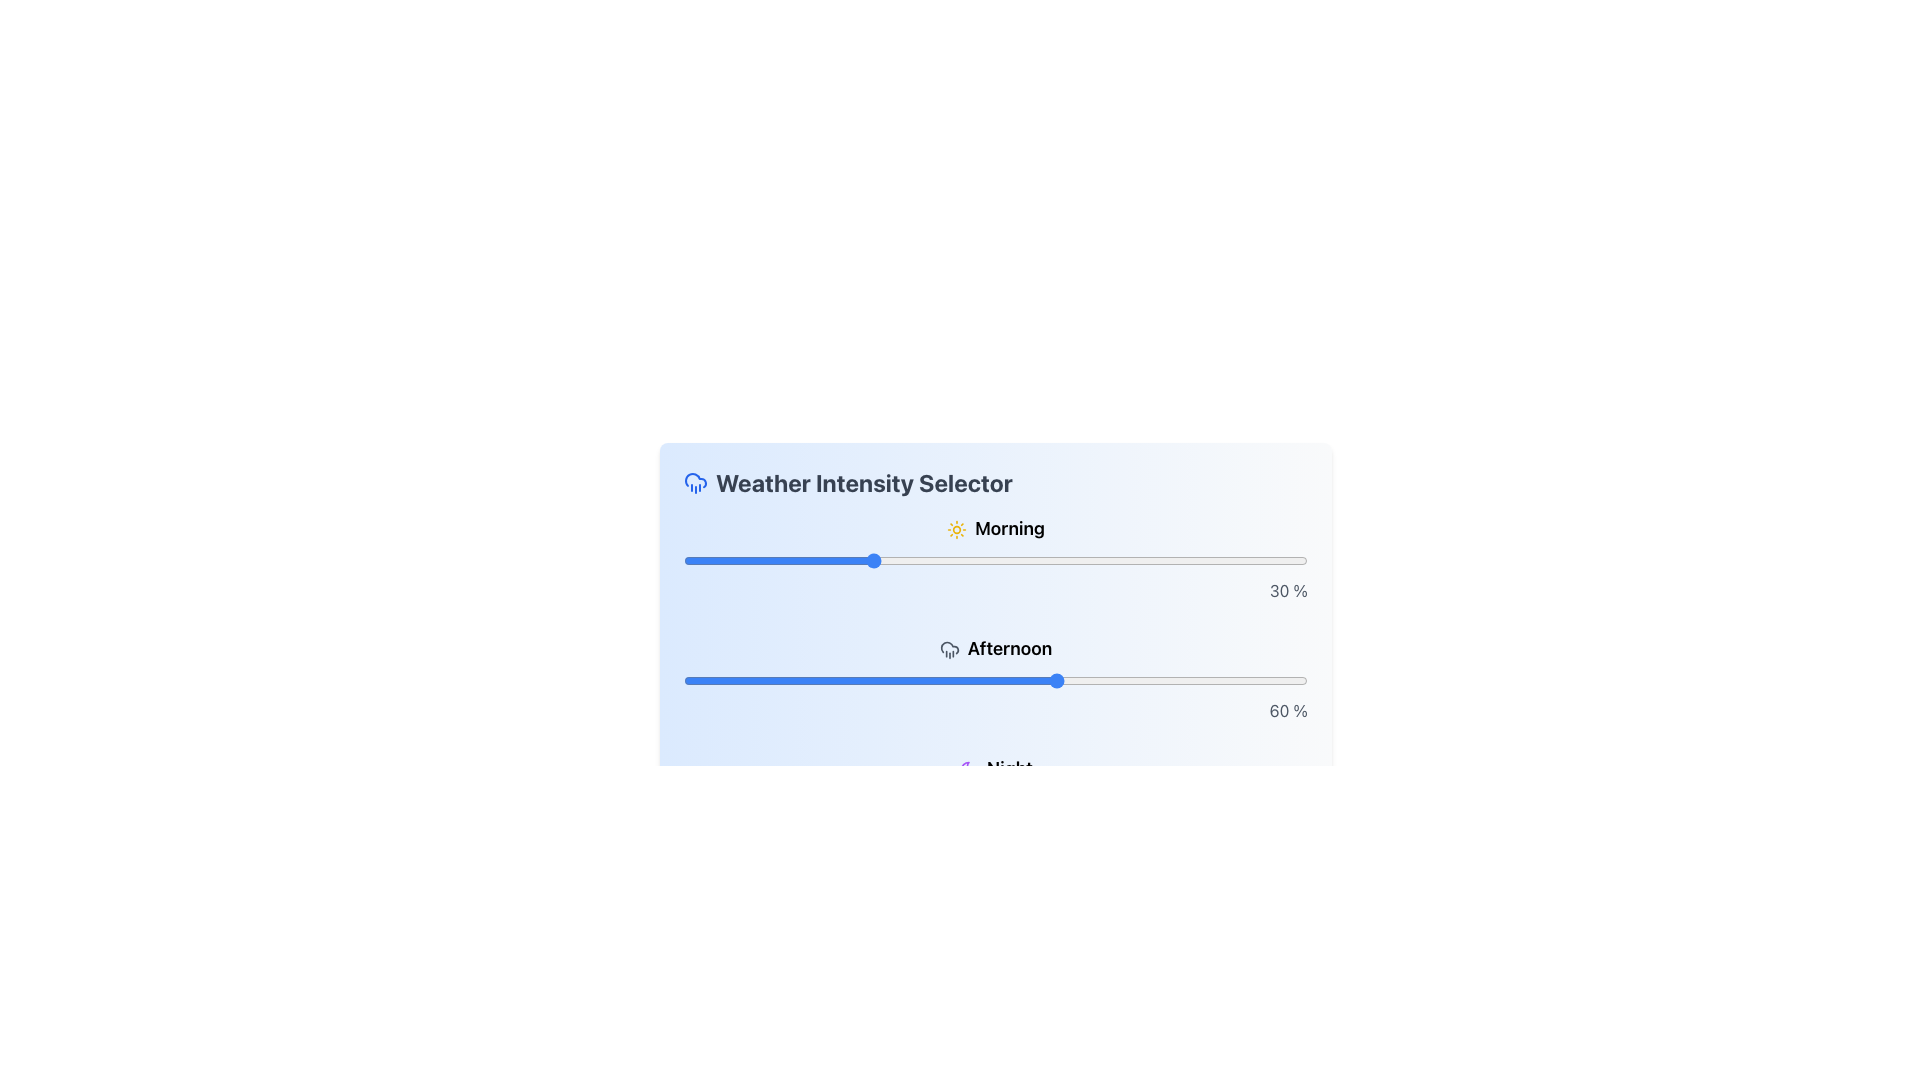 The image size is (1920, 1080). Describe the element at coordinates (989, 560) in the screenshot. I see `the weather intensity for the morning` at that location.